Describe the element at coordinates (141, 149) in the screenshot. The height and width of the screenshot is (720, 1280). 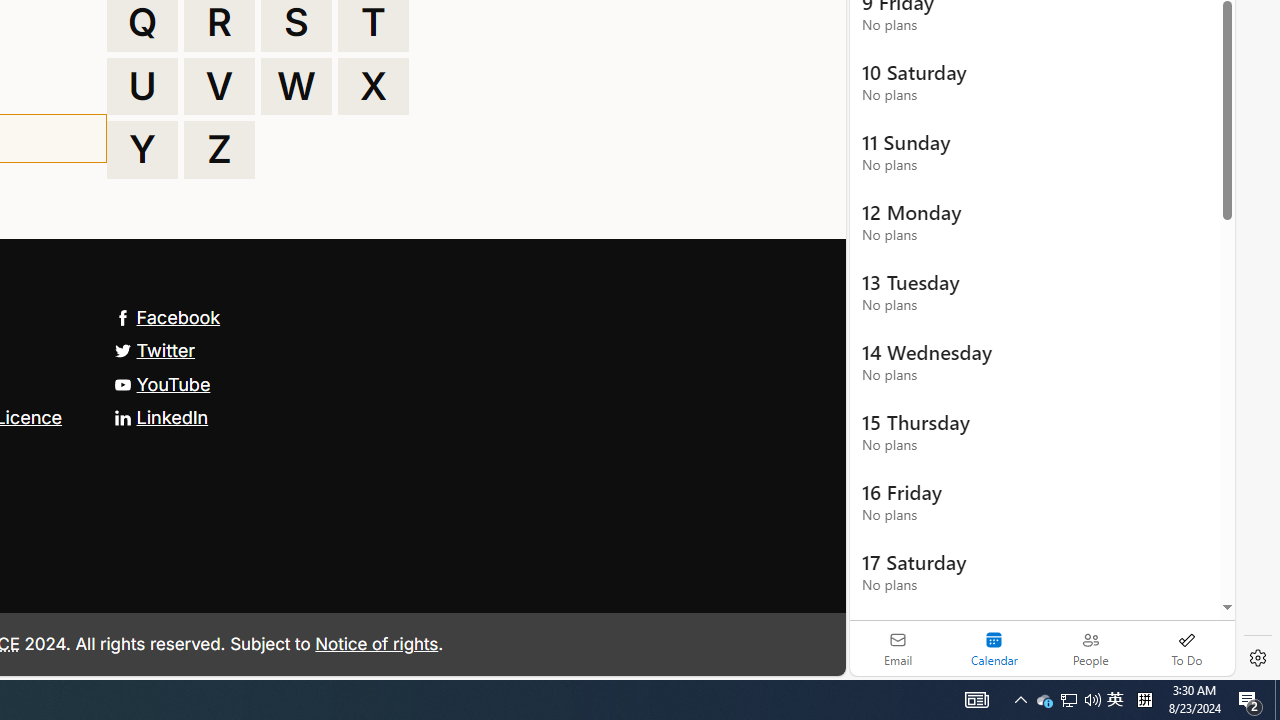
I see `'Y'` at that location.